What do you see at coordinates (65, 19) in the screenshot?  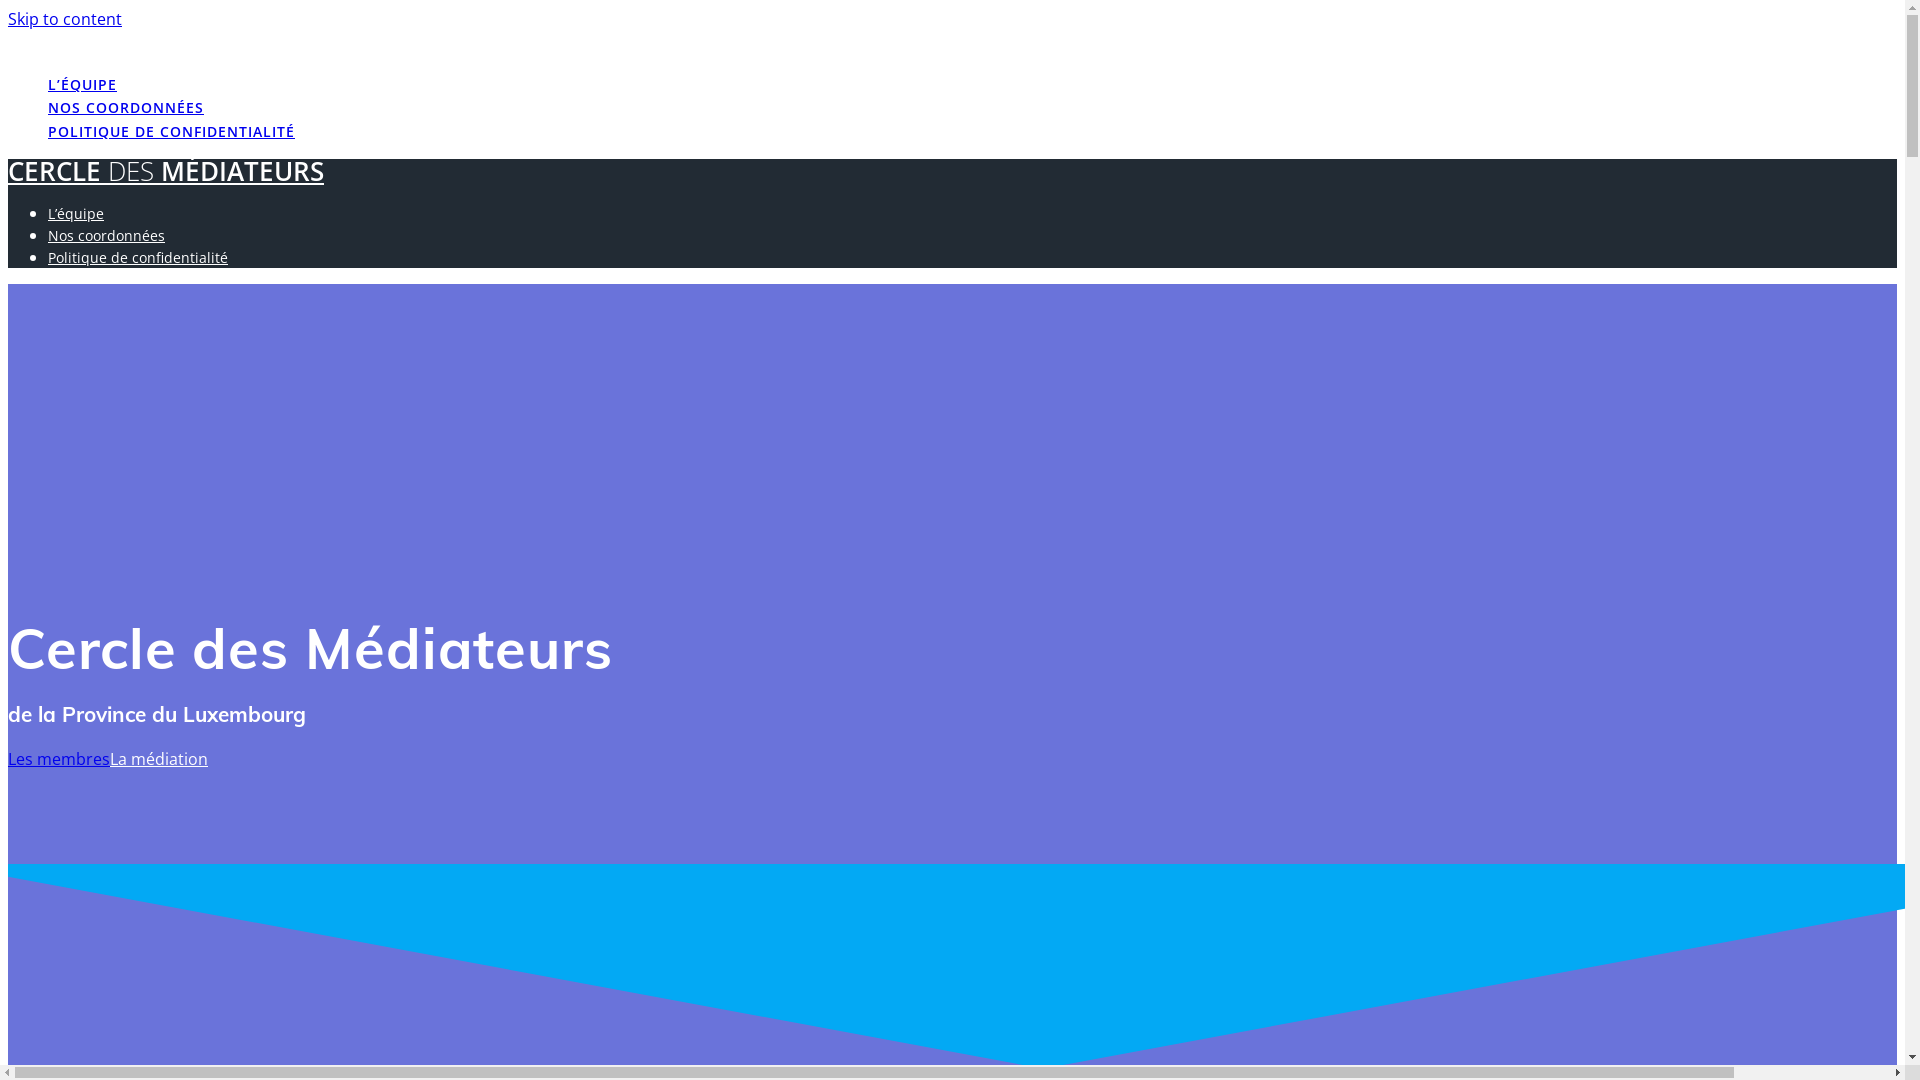 I see `'Skip to content'` at bounding box center [65, 19].